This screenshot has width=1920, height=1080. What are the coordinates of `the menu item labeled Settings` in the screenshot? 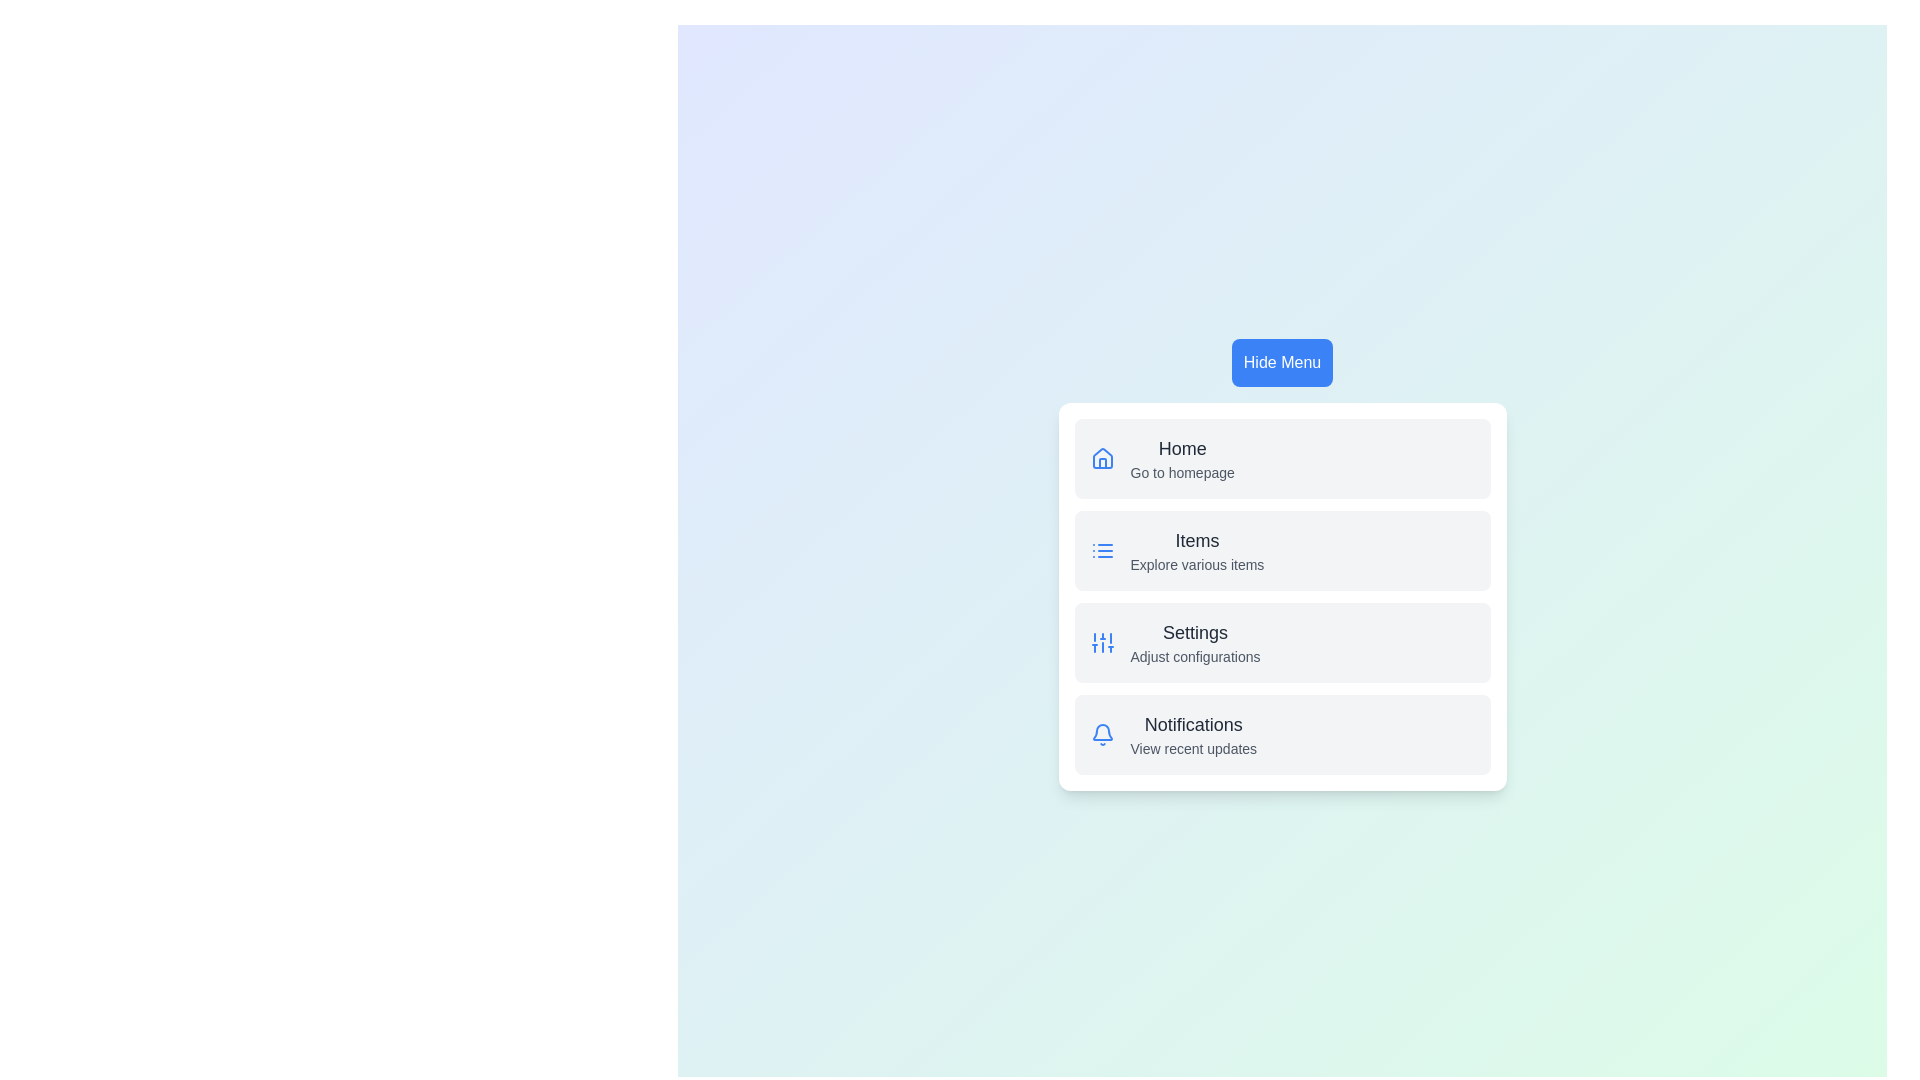 It's located at (1195, 632).